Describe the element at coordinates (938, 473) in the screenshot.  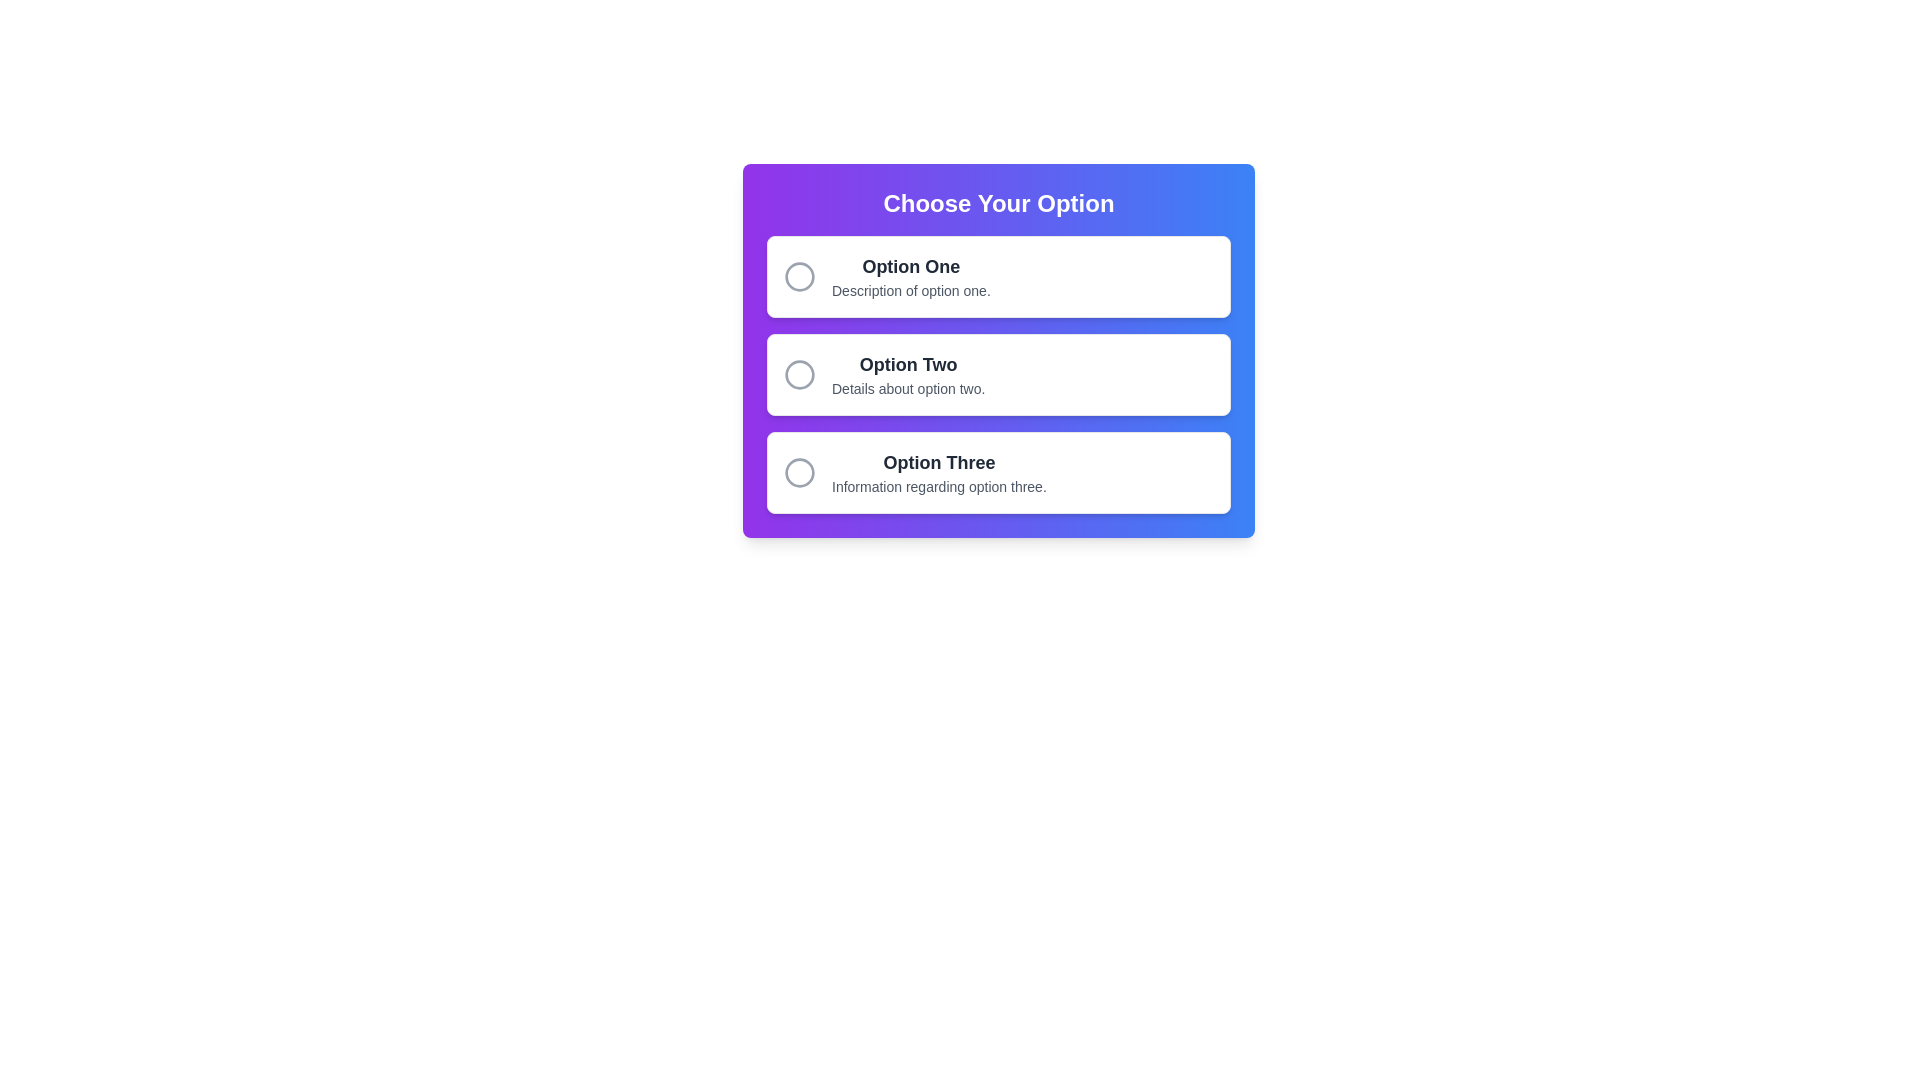
I see `the text block that serves as the label and description for 'Option Three' in the vertical list of options` at that location.